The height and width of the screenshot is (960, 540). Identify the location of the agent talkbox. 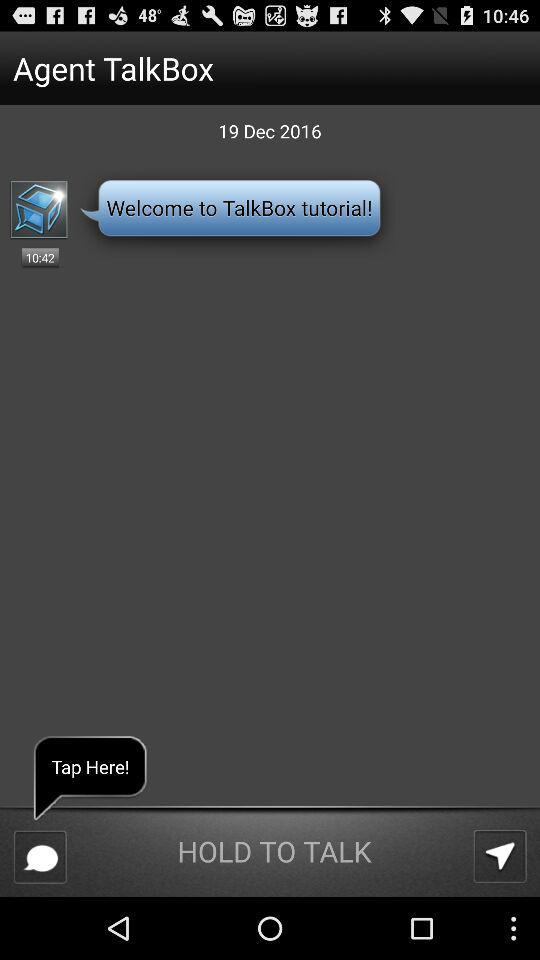
(232, 68).